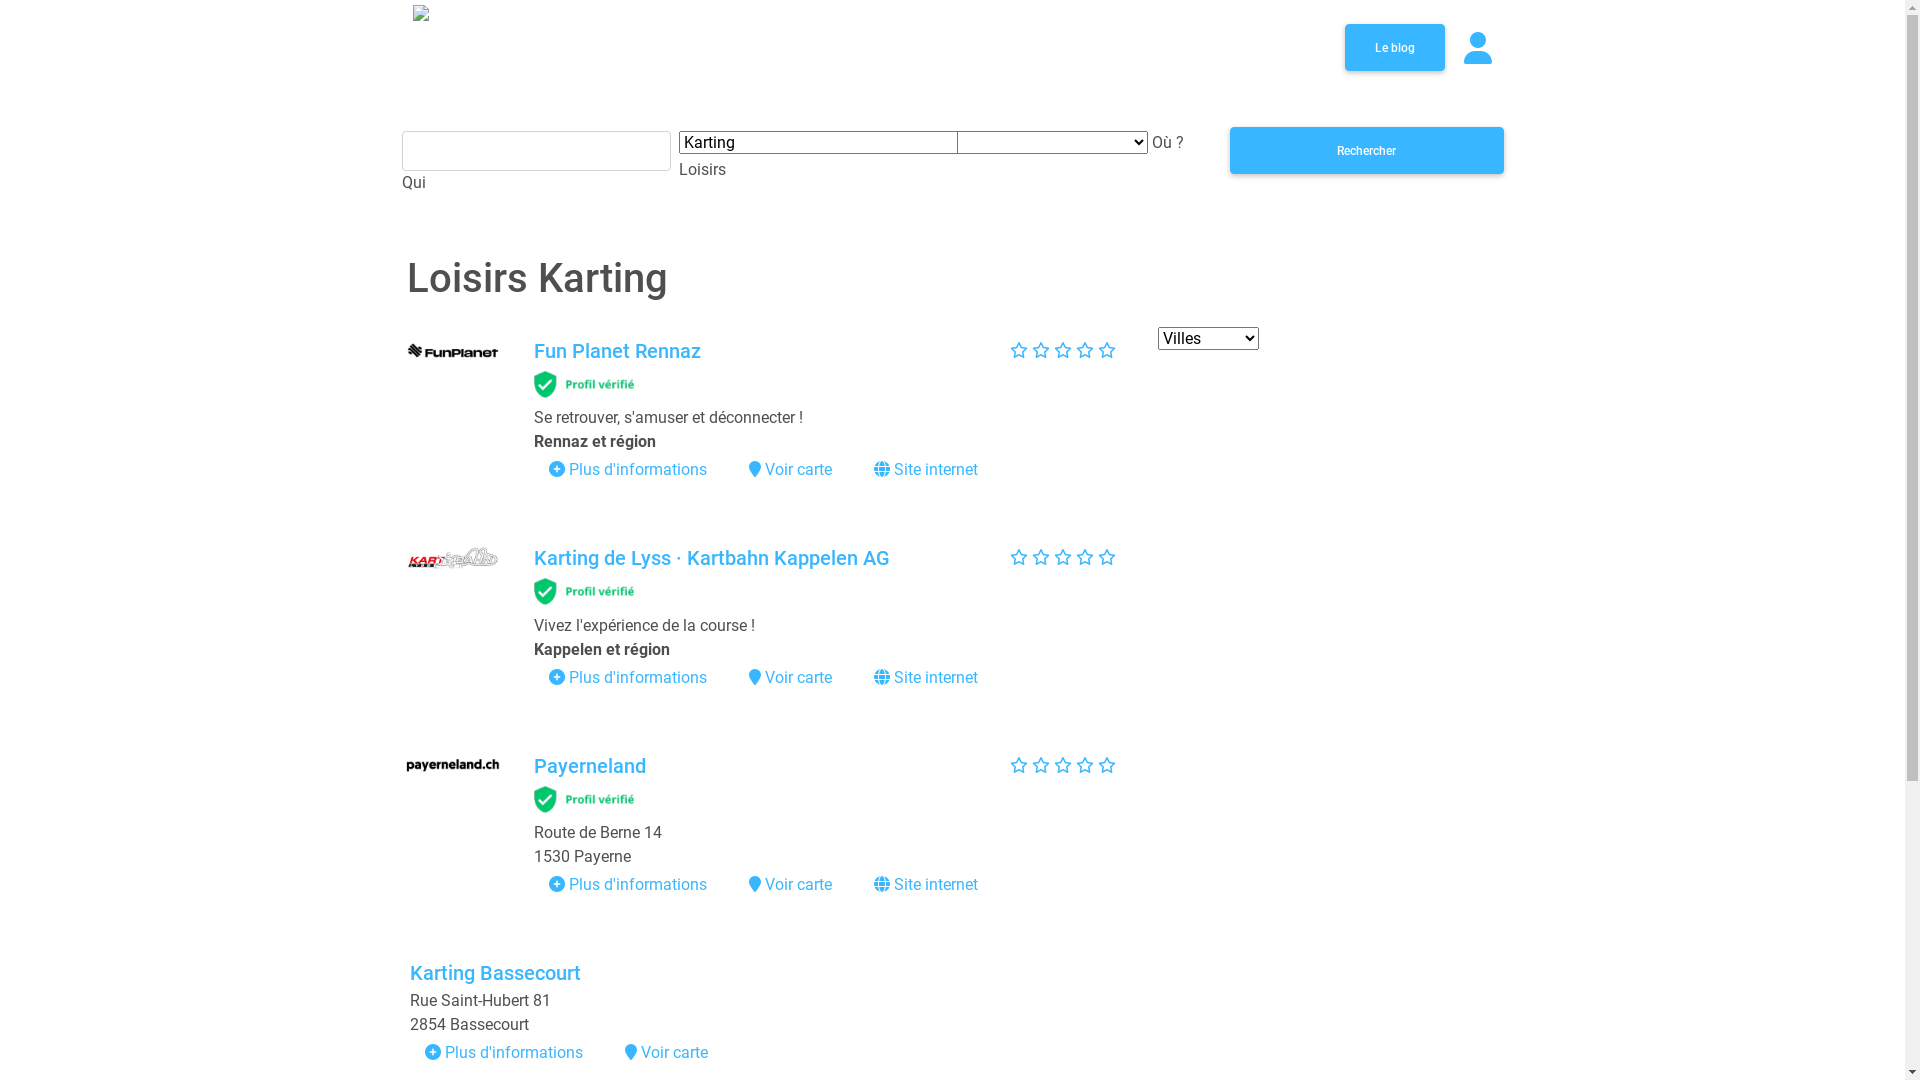 This screenshot has height=1080, width=1920. I want to click on 'Payerneland', so click(589, 765).